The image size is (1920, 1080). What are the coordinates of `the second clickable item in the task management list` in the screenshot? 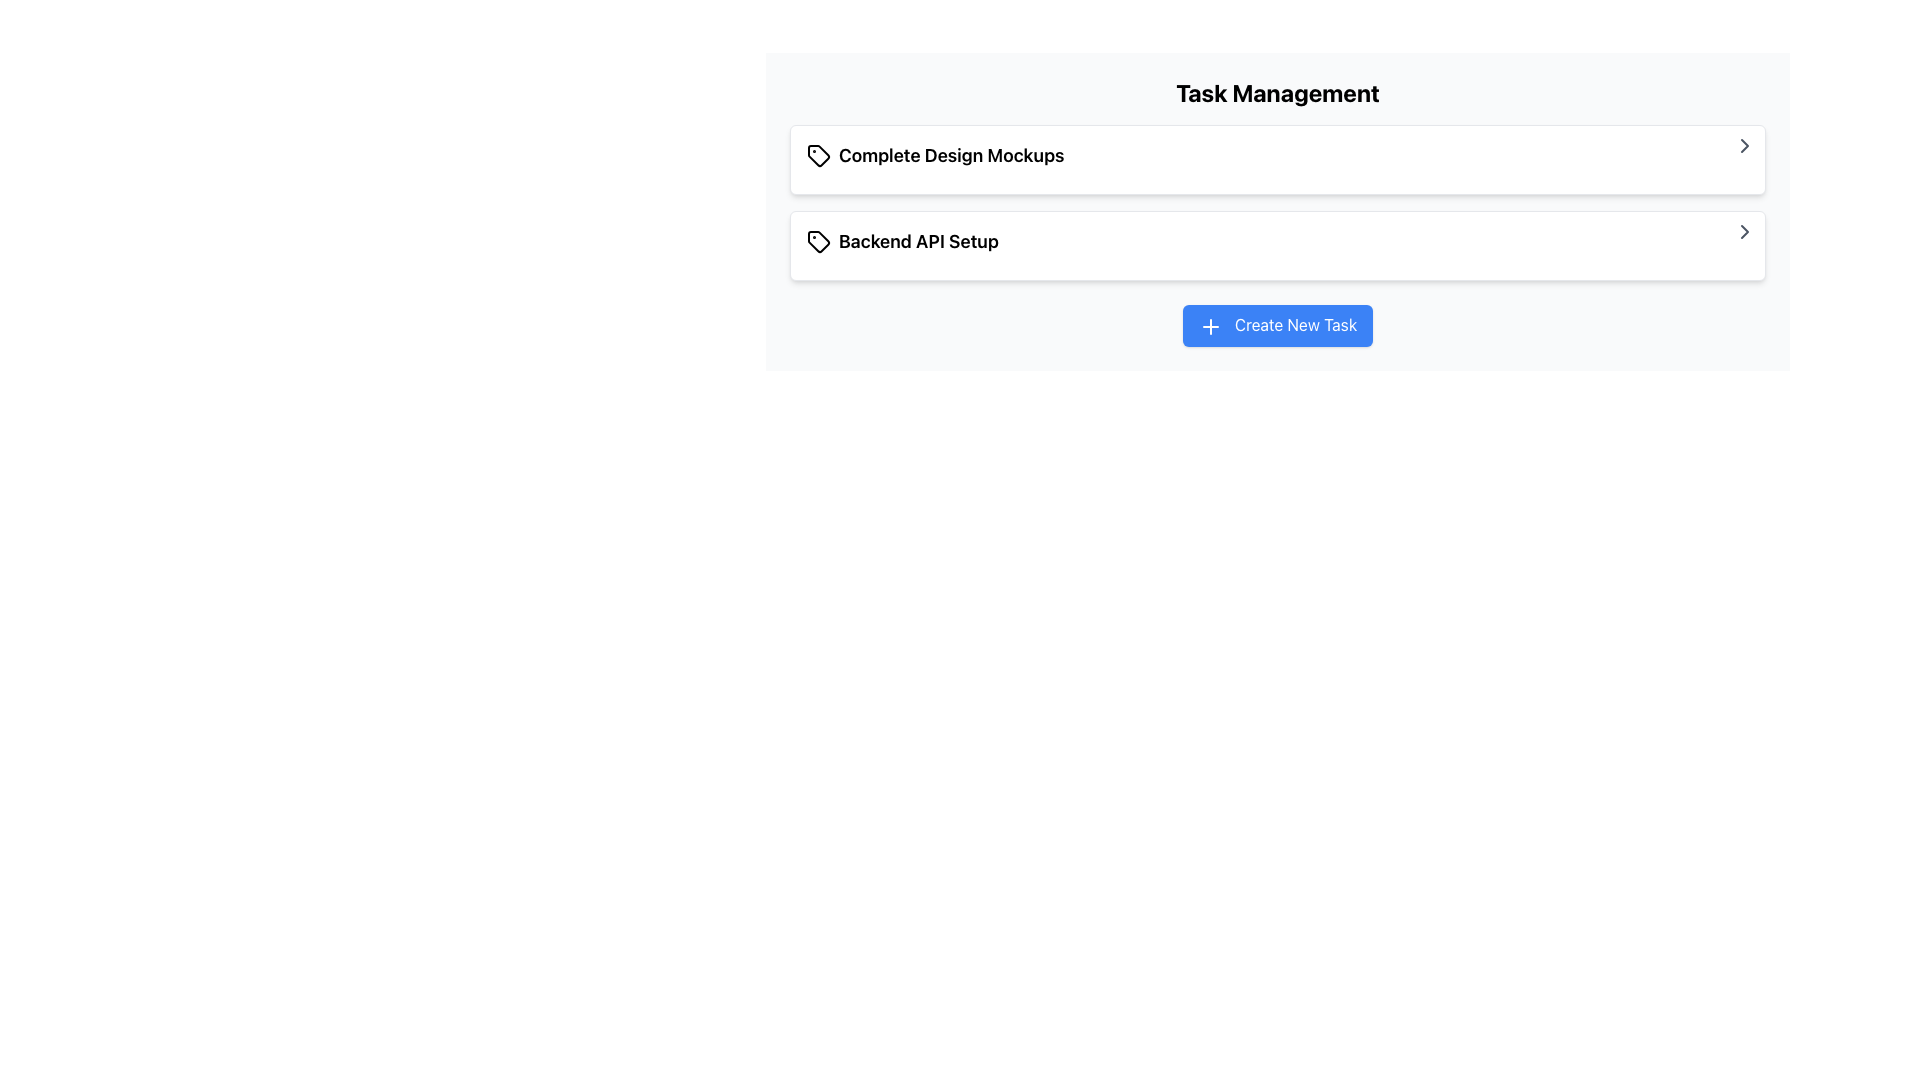 It's located at (1276, 245).